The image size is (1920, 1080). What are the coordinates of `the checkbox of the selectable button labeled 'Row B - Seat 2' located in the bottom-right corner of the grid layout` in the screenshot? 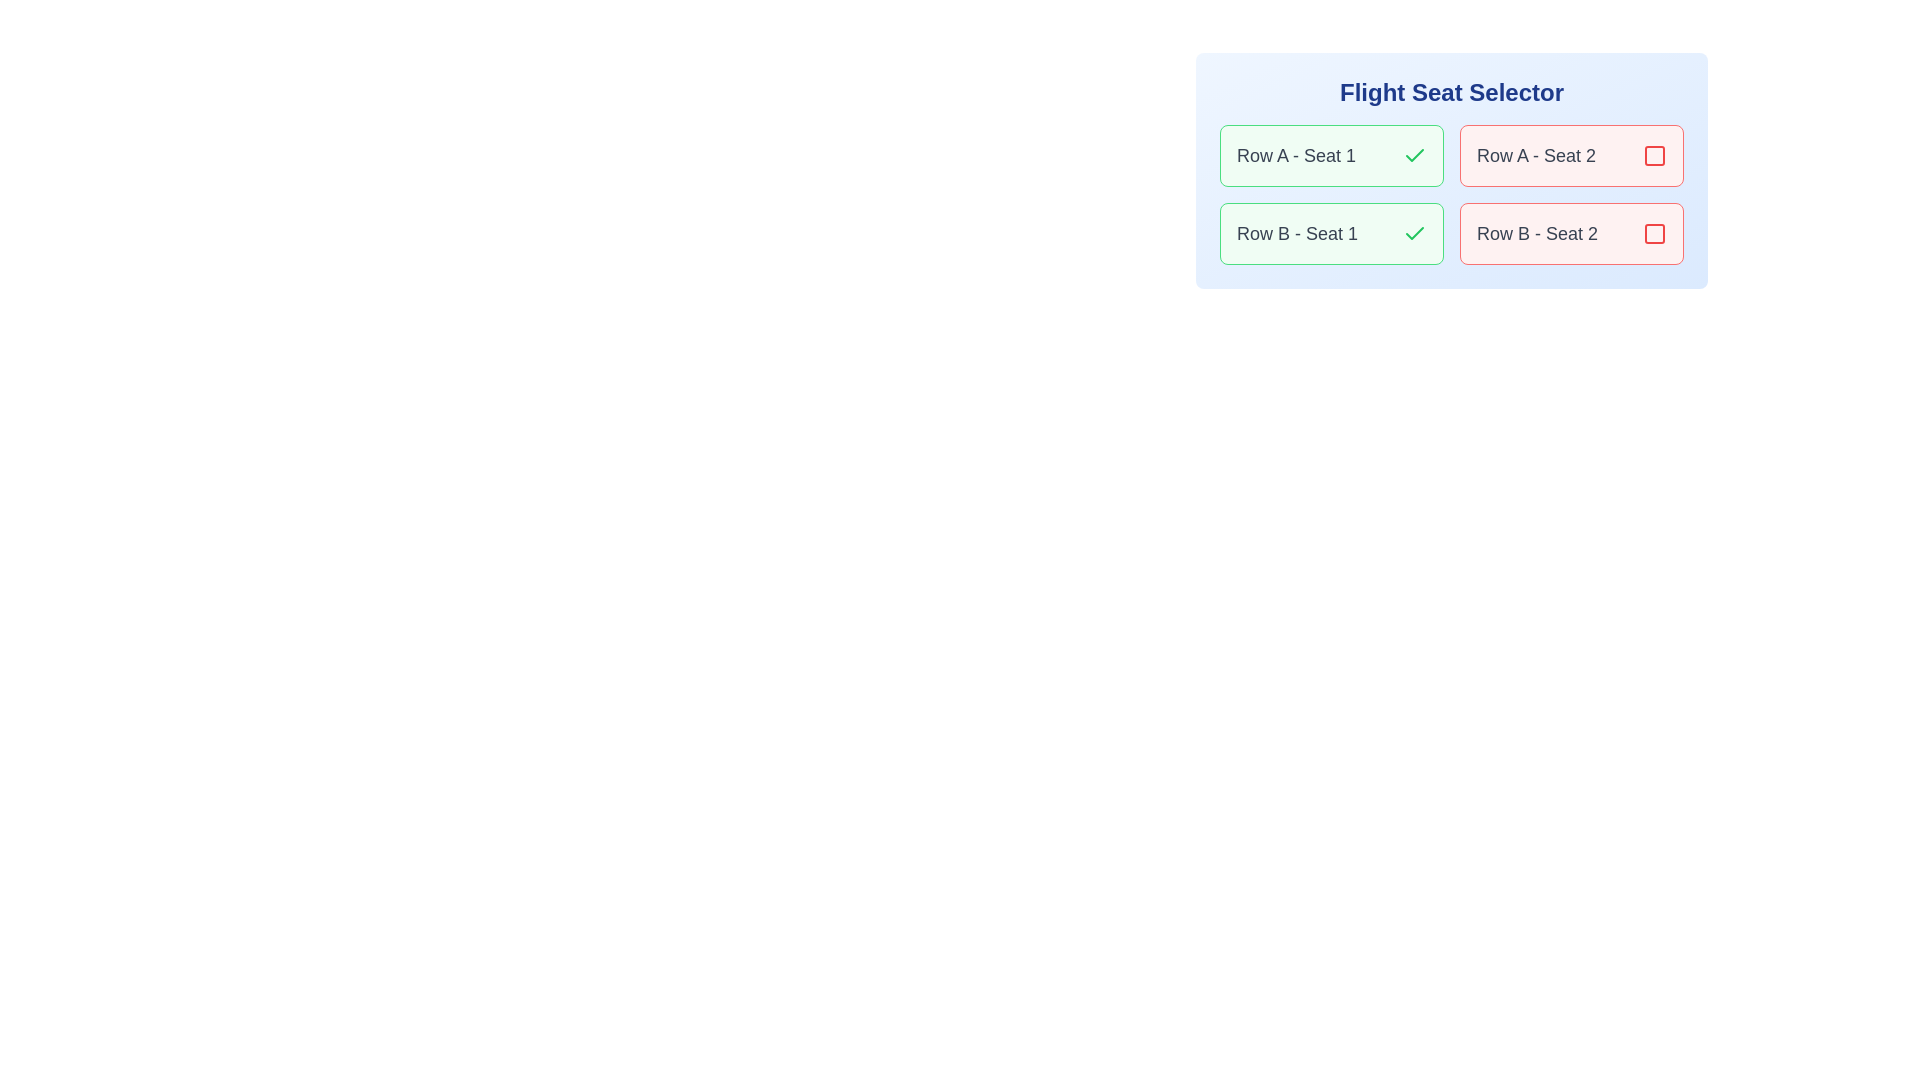 It's located at (1570, 233).